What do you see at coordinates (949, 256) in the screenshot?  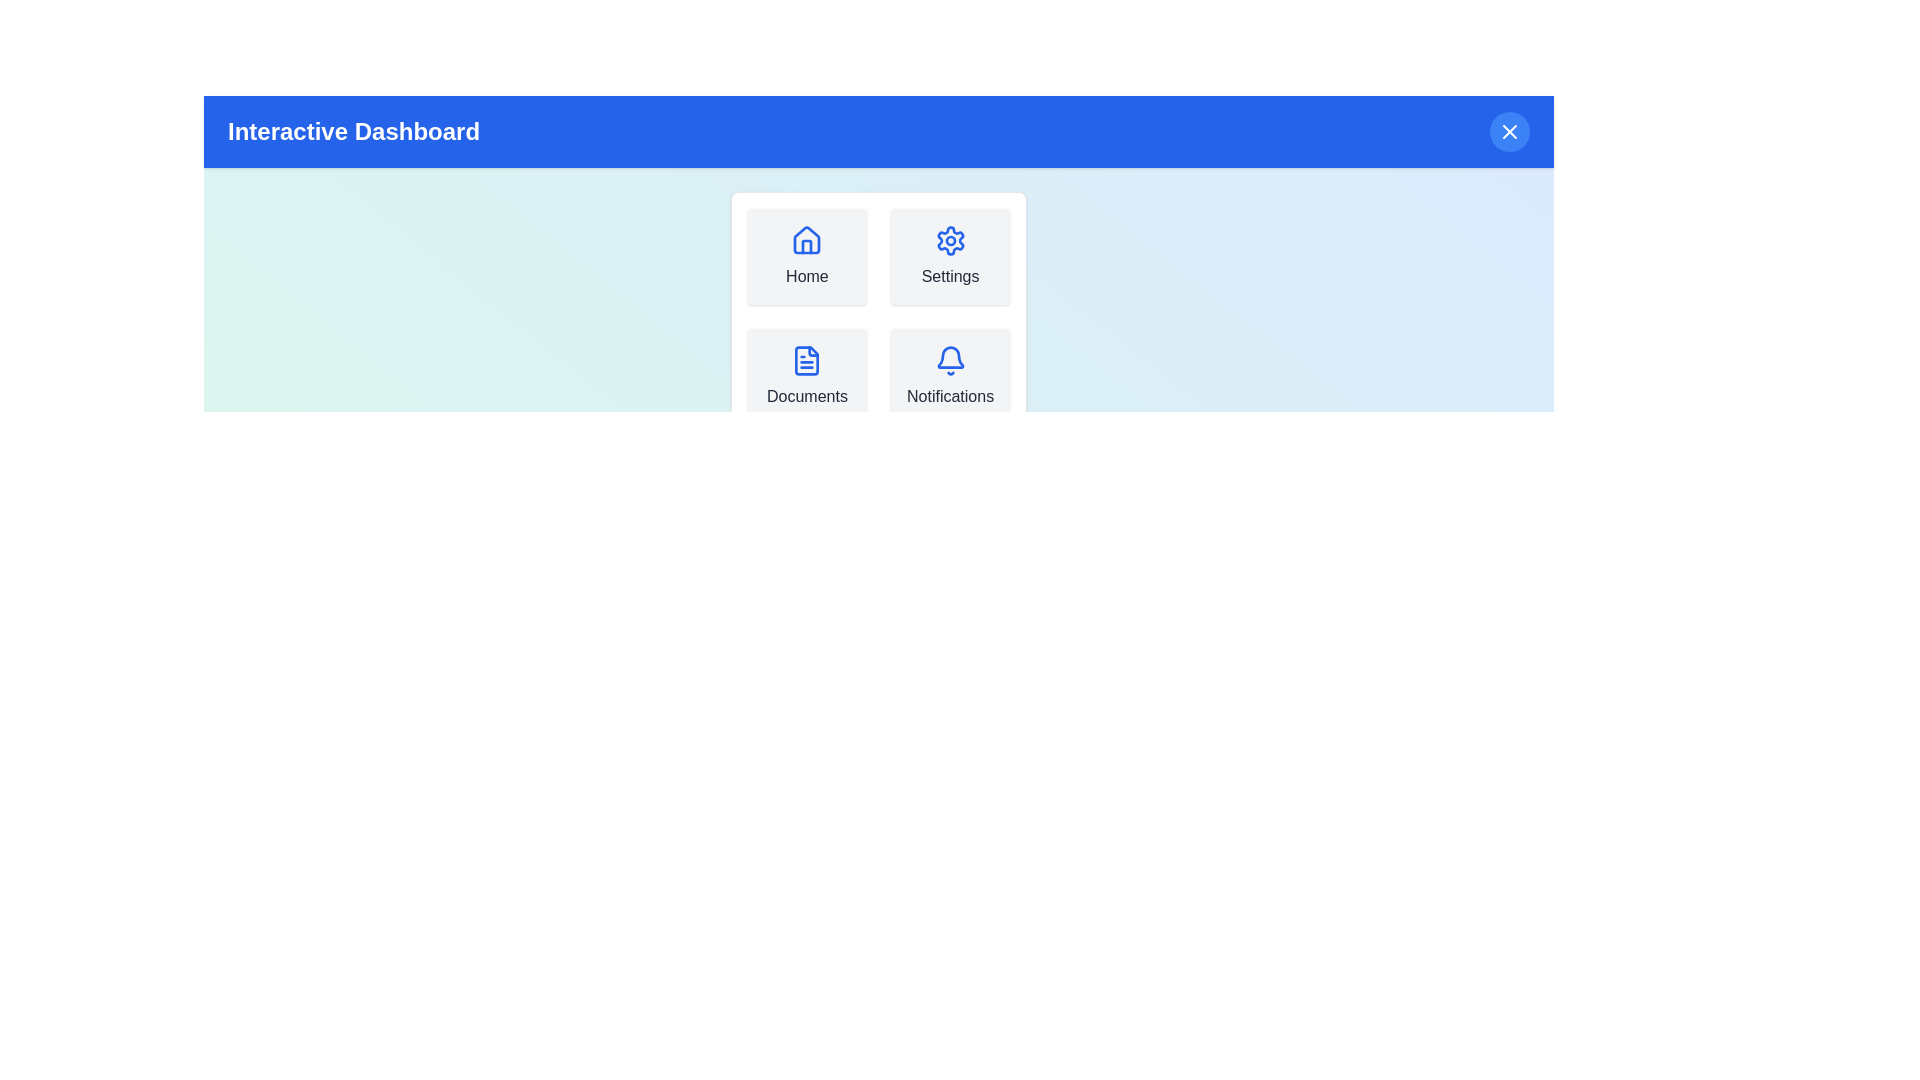 I see `the menu item Settings` at bounding box center [949, 256].